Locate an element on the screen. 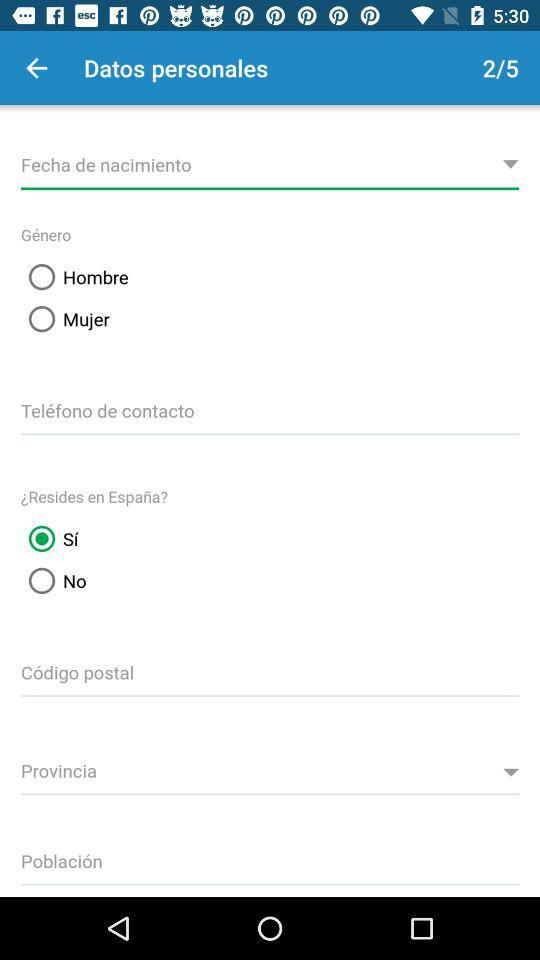 The height and width of the screenshot is (960, 540). input contact number is located at coordinates (270, 407).